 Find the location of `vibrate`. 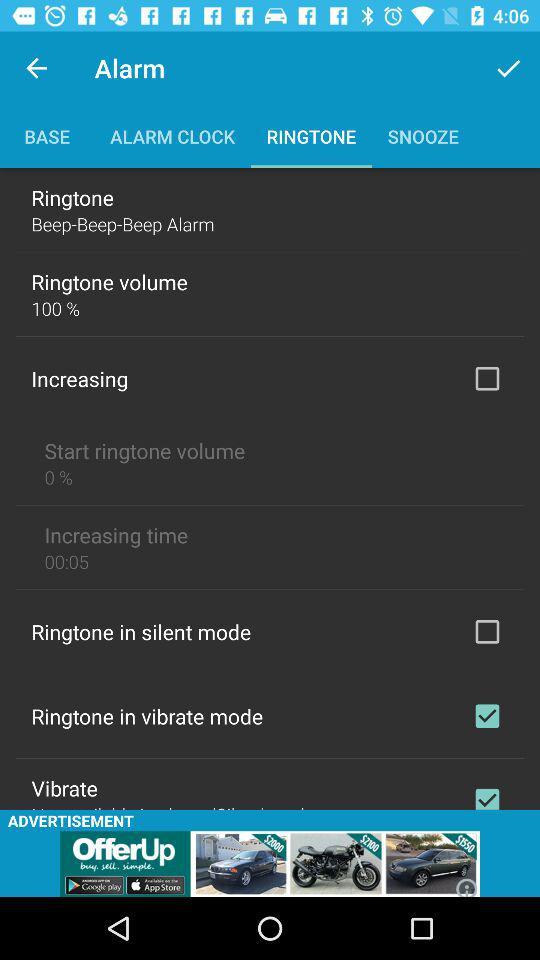

vibrate is located at coordinates (486, 794).